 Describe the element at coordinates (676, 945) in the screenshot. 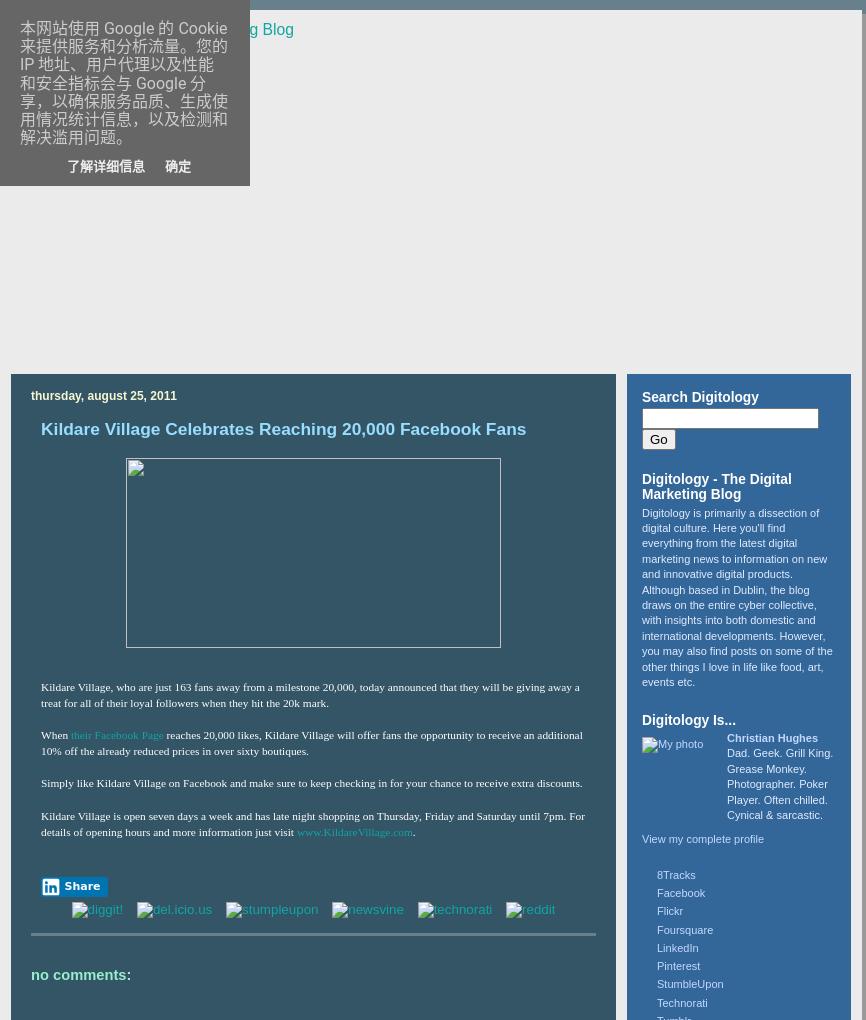

I see `'LinkedIn'` at that location.